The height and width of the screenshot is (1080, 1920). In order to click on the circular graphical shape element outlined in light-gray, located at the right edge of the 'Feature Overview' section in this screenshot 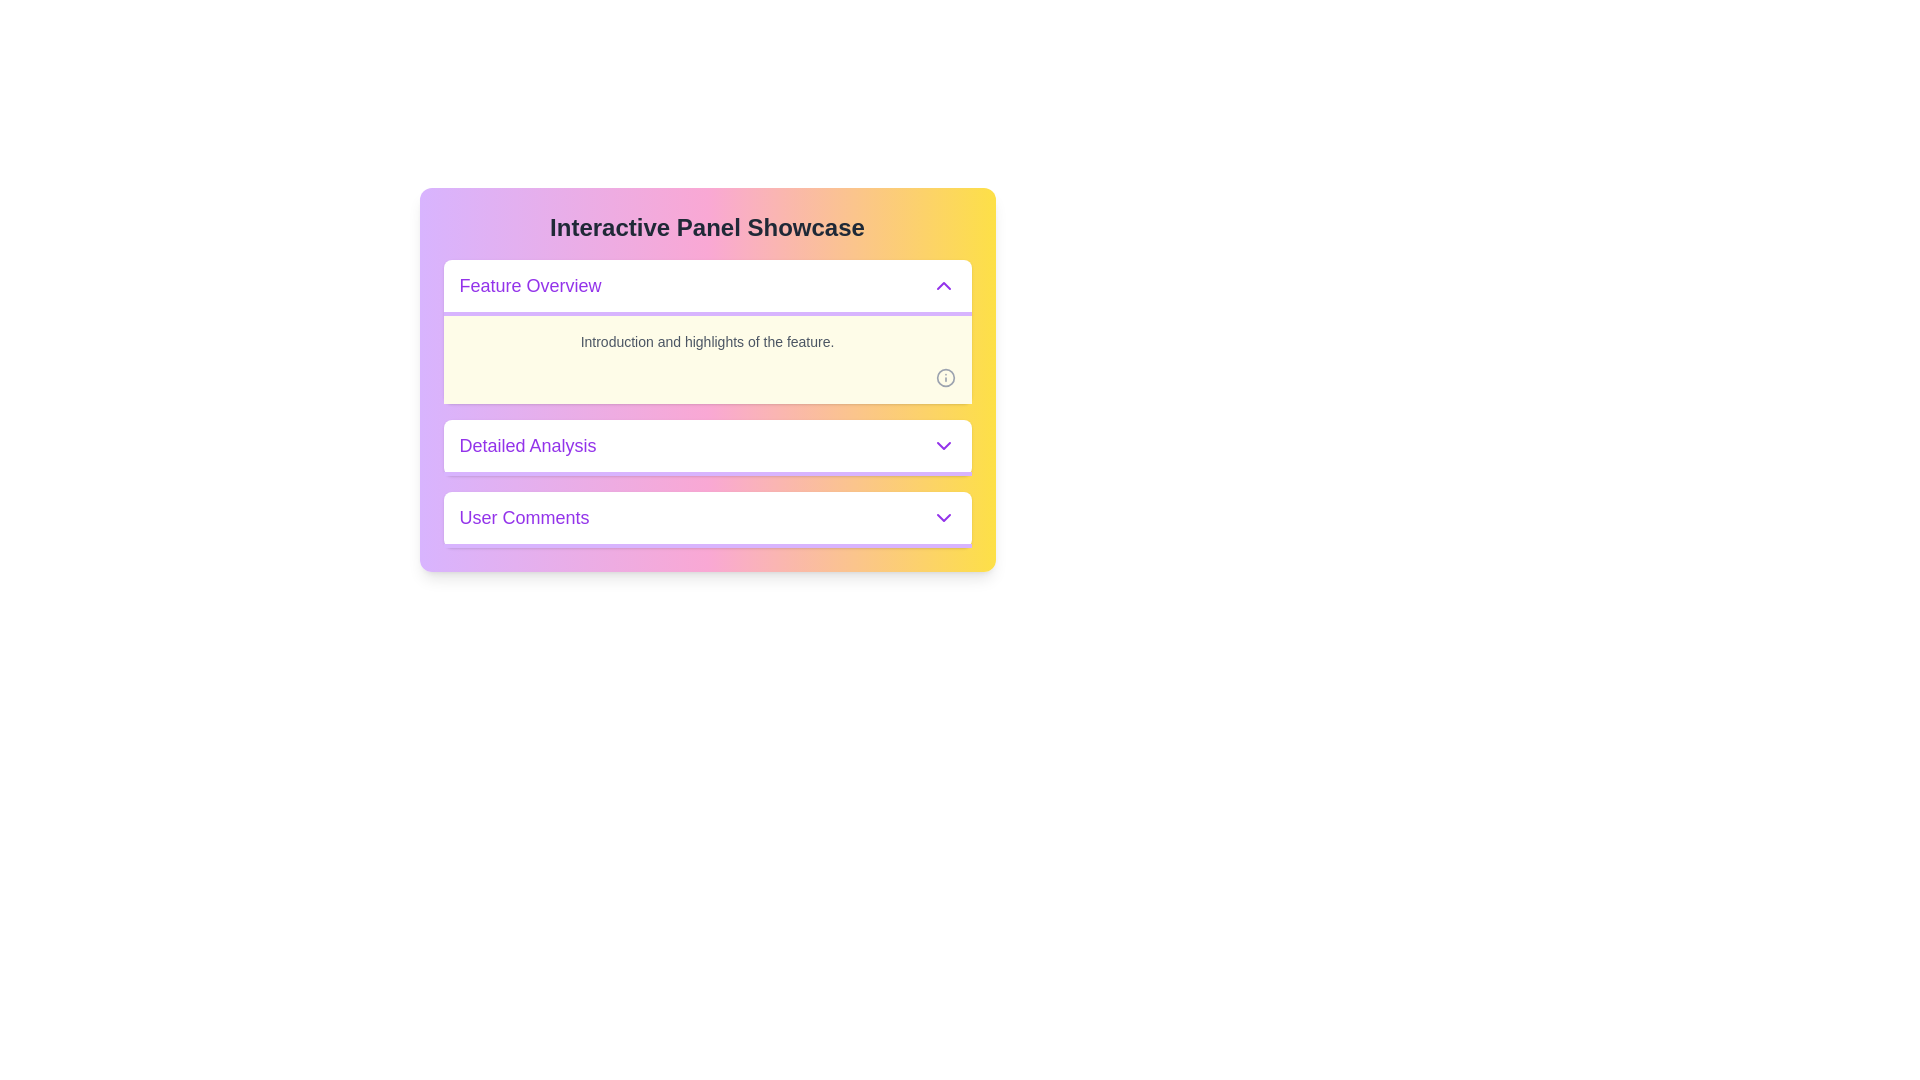, I will do `click(944, 378)`.